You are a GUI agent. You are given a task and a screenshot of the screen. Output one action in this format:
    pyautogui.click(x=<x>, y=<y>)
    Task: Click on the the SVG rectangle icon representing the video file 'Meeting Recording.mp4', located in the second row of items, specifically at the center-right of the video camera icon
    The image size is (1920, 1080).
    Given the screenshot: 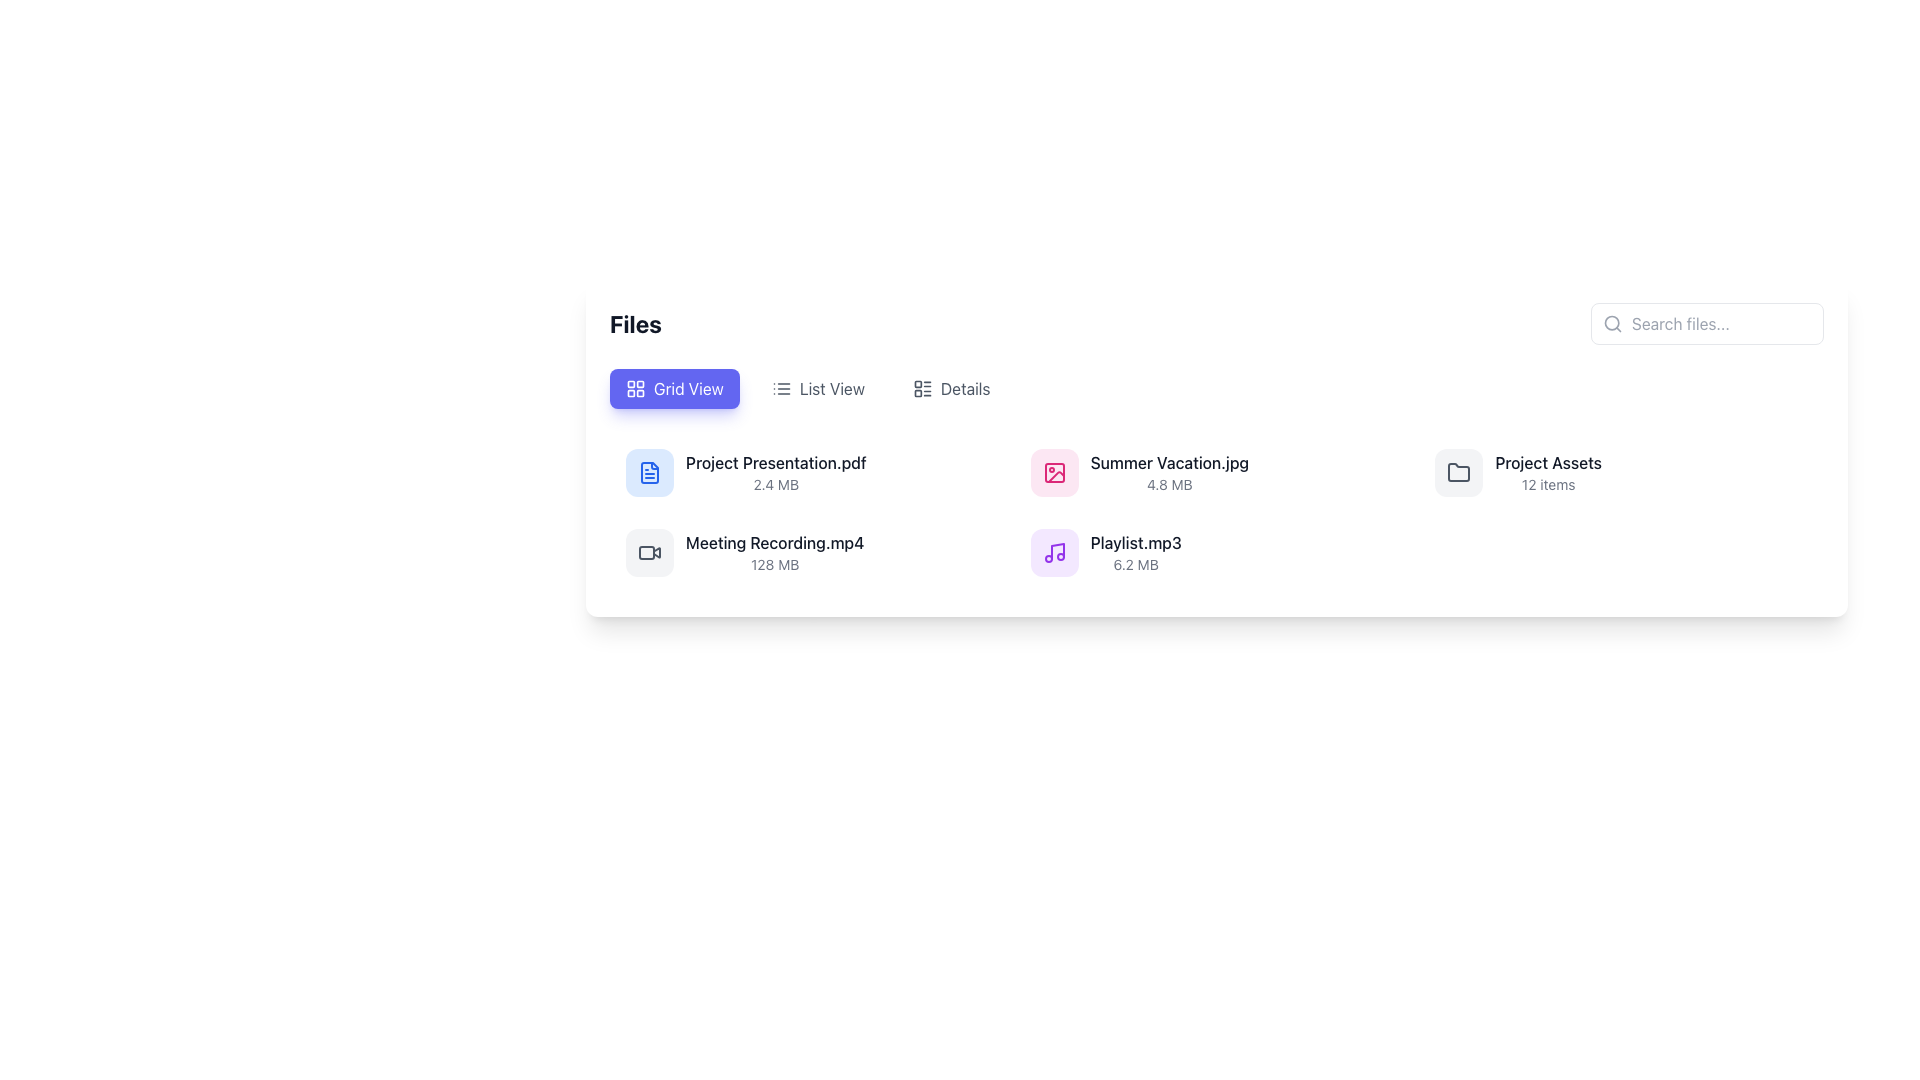 What is the action you would take?
    pyautogui.click(x=647, y=552)
    